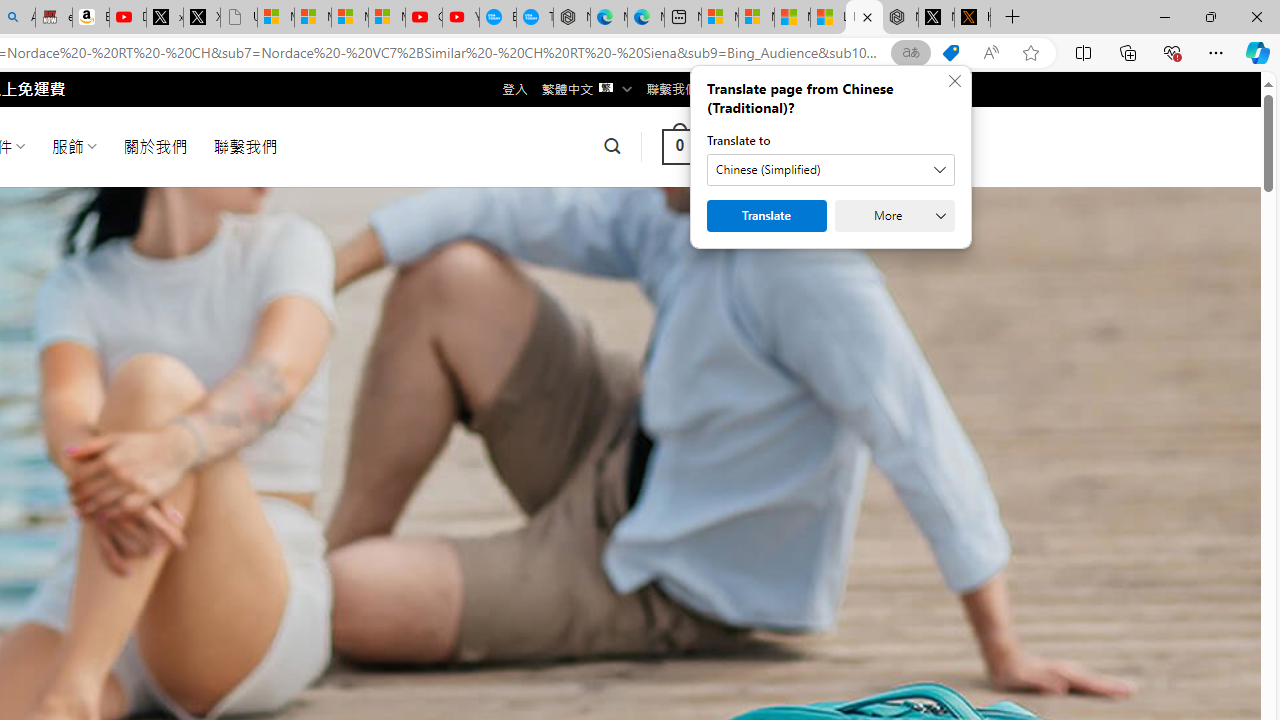 The height and width of the screenshot is (720, 1280). Describe the element at coordinates (972, 17) in the screenshot. I see `'help.x.com | 524: A timeout occurred'` at that location.